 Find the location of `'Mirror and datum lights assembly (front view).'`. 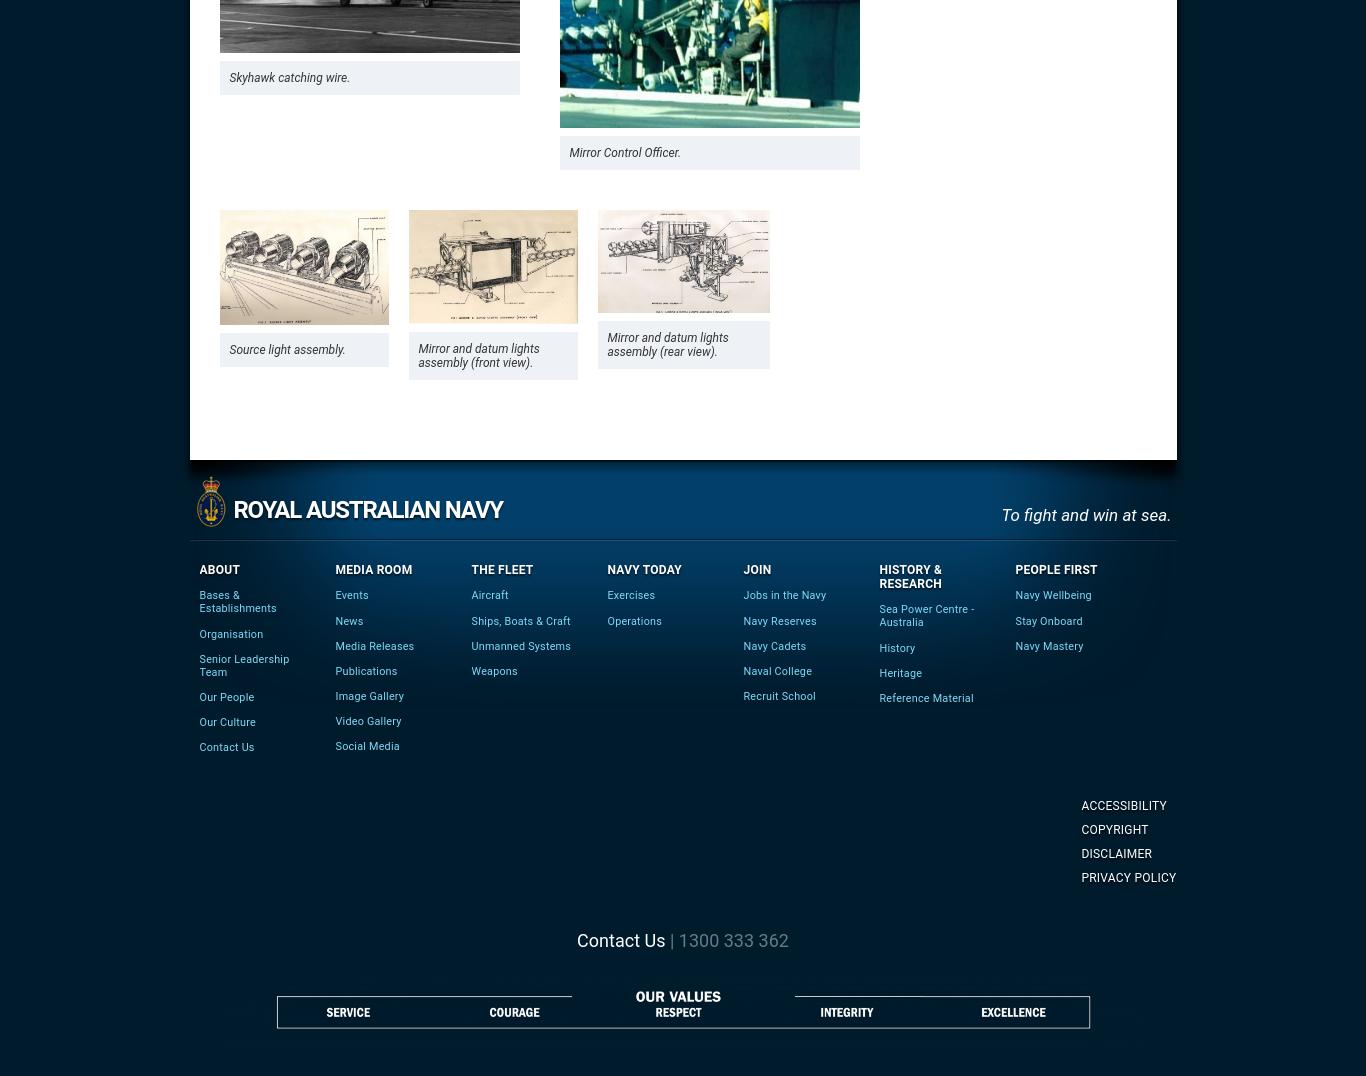

'Mirror and datum lights assembly (front view).' is located at coordinates (416, 354).